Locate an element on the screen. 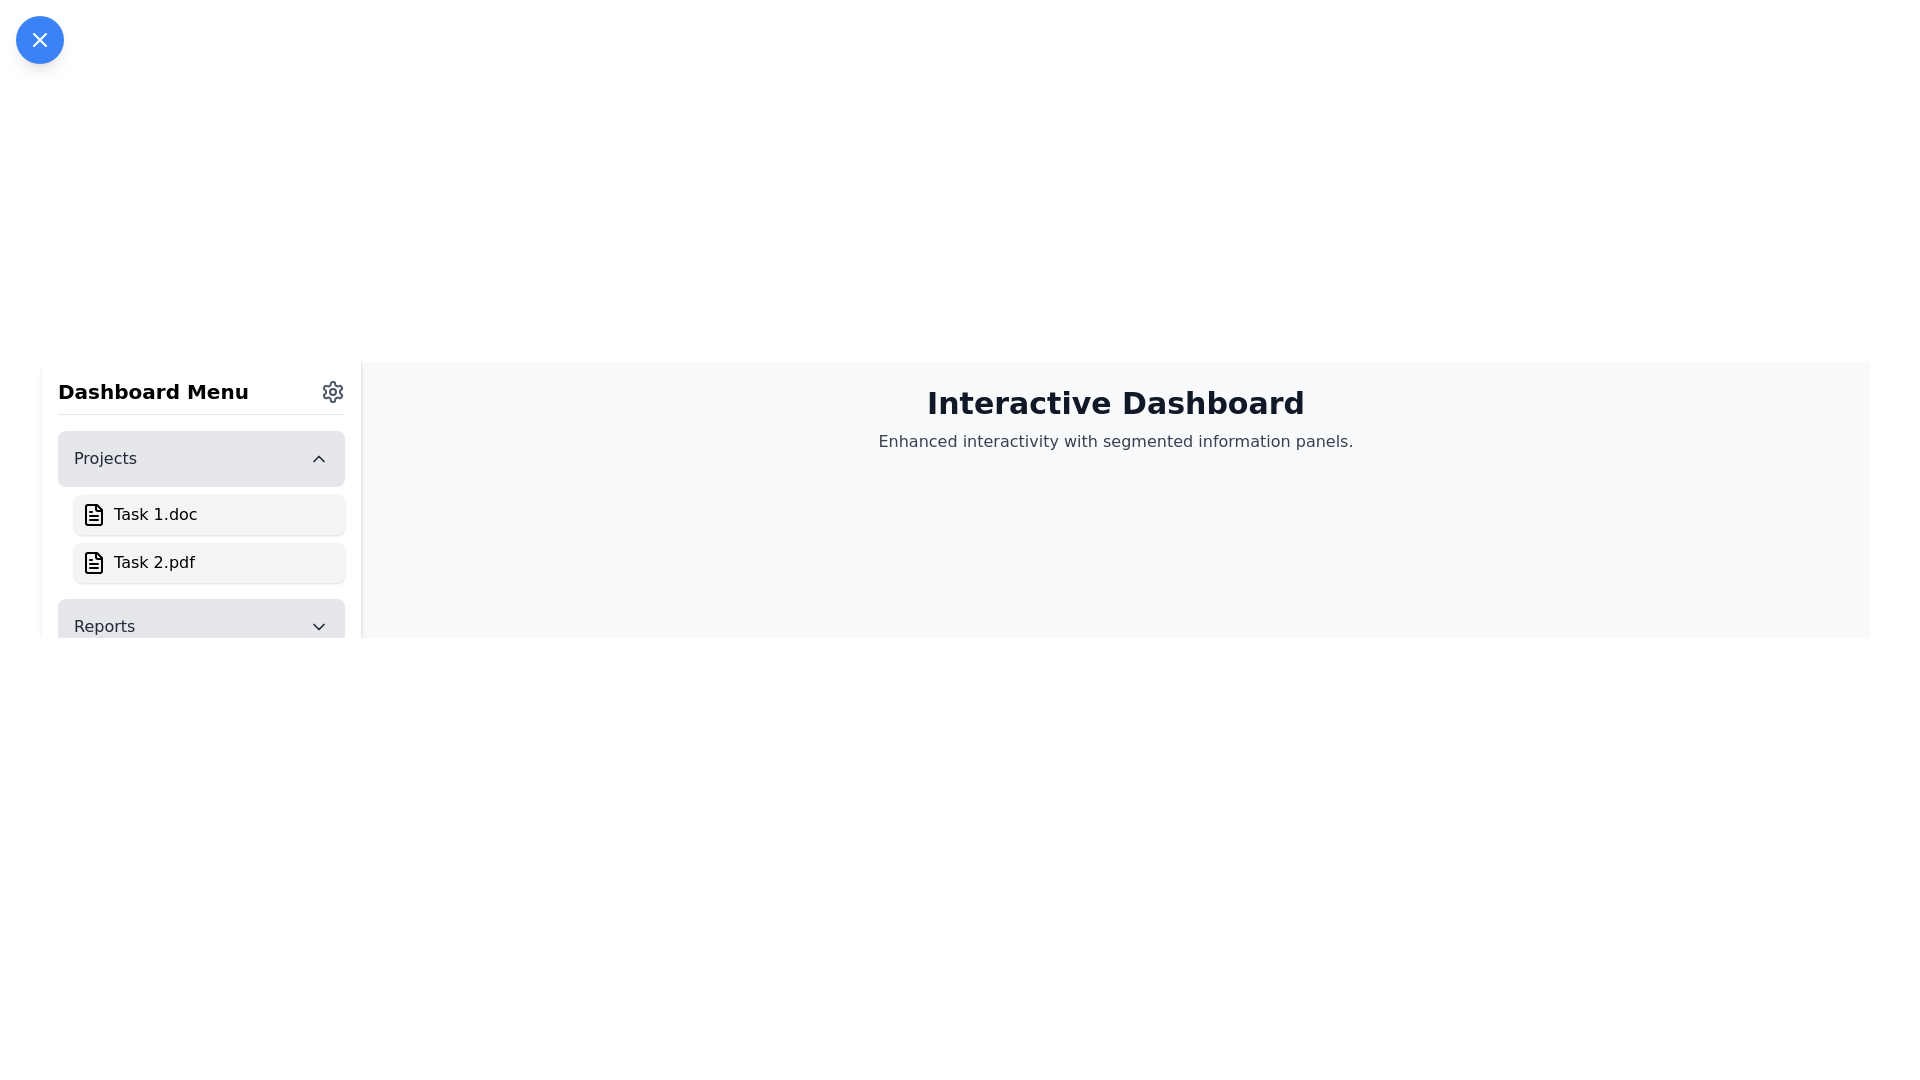 This screenshot has height=1080, width=1920. the chevron icon located at the far right end of the 'Projects' button in the left sidebar menu is located at coordinates (317, 459).